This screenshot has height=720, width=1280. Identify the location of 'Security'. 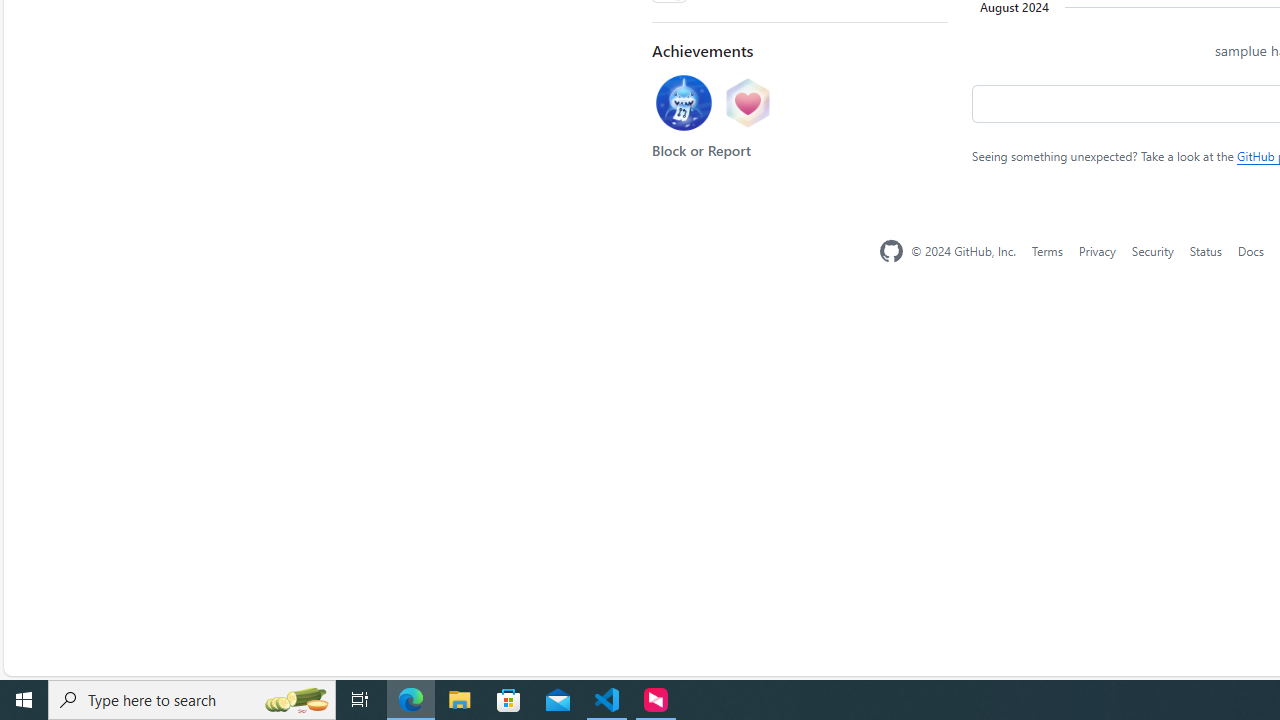
(1152, 250).